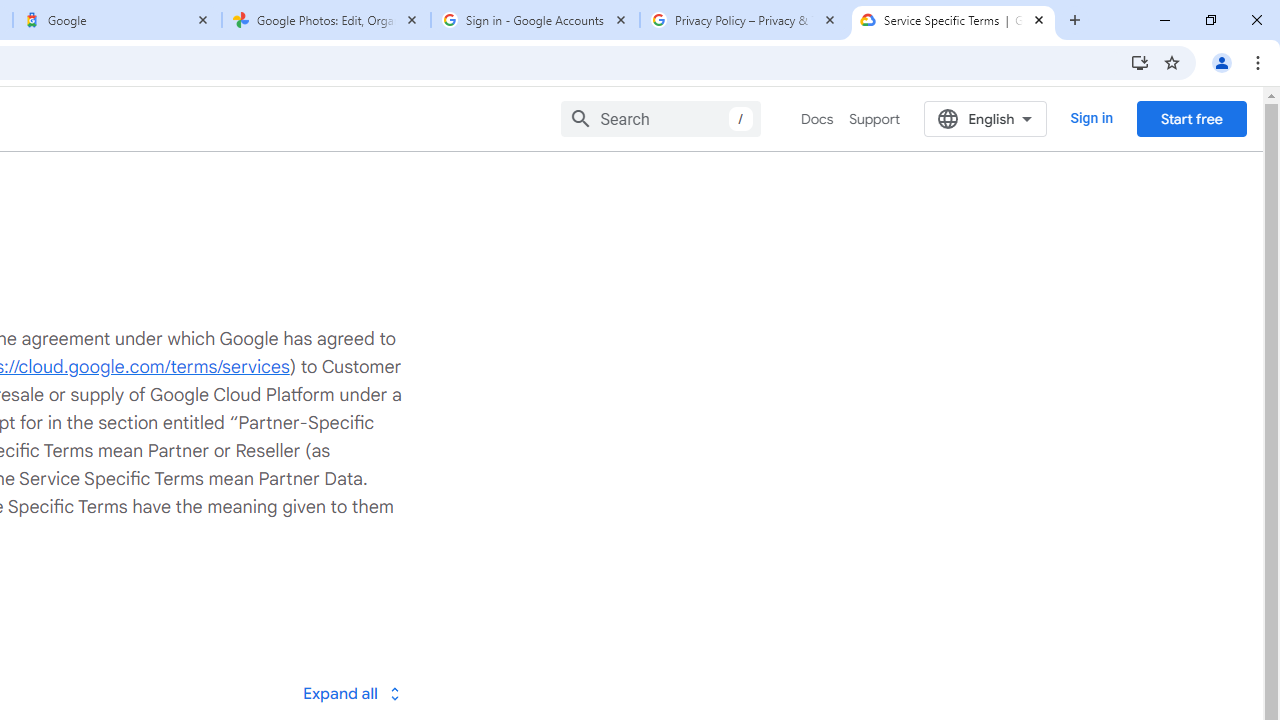 The image size is (1280, 720). Describe the element at coordinates (661, 118) in the screenshot. I see `'Search'` at that location.